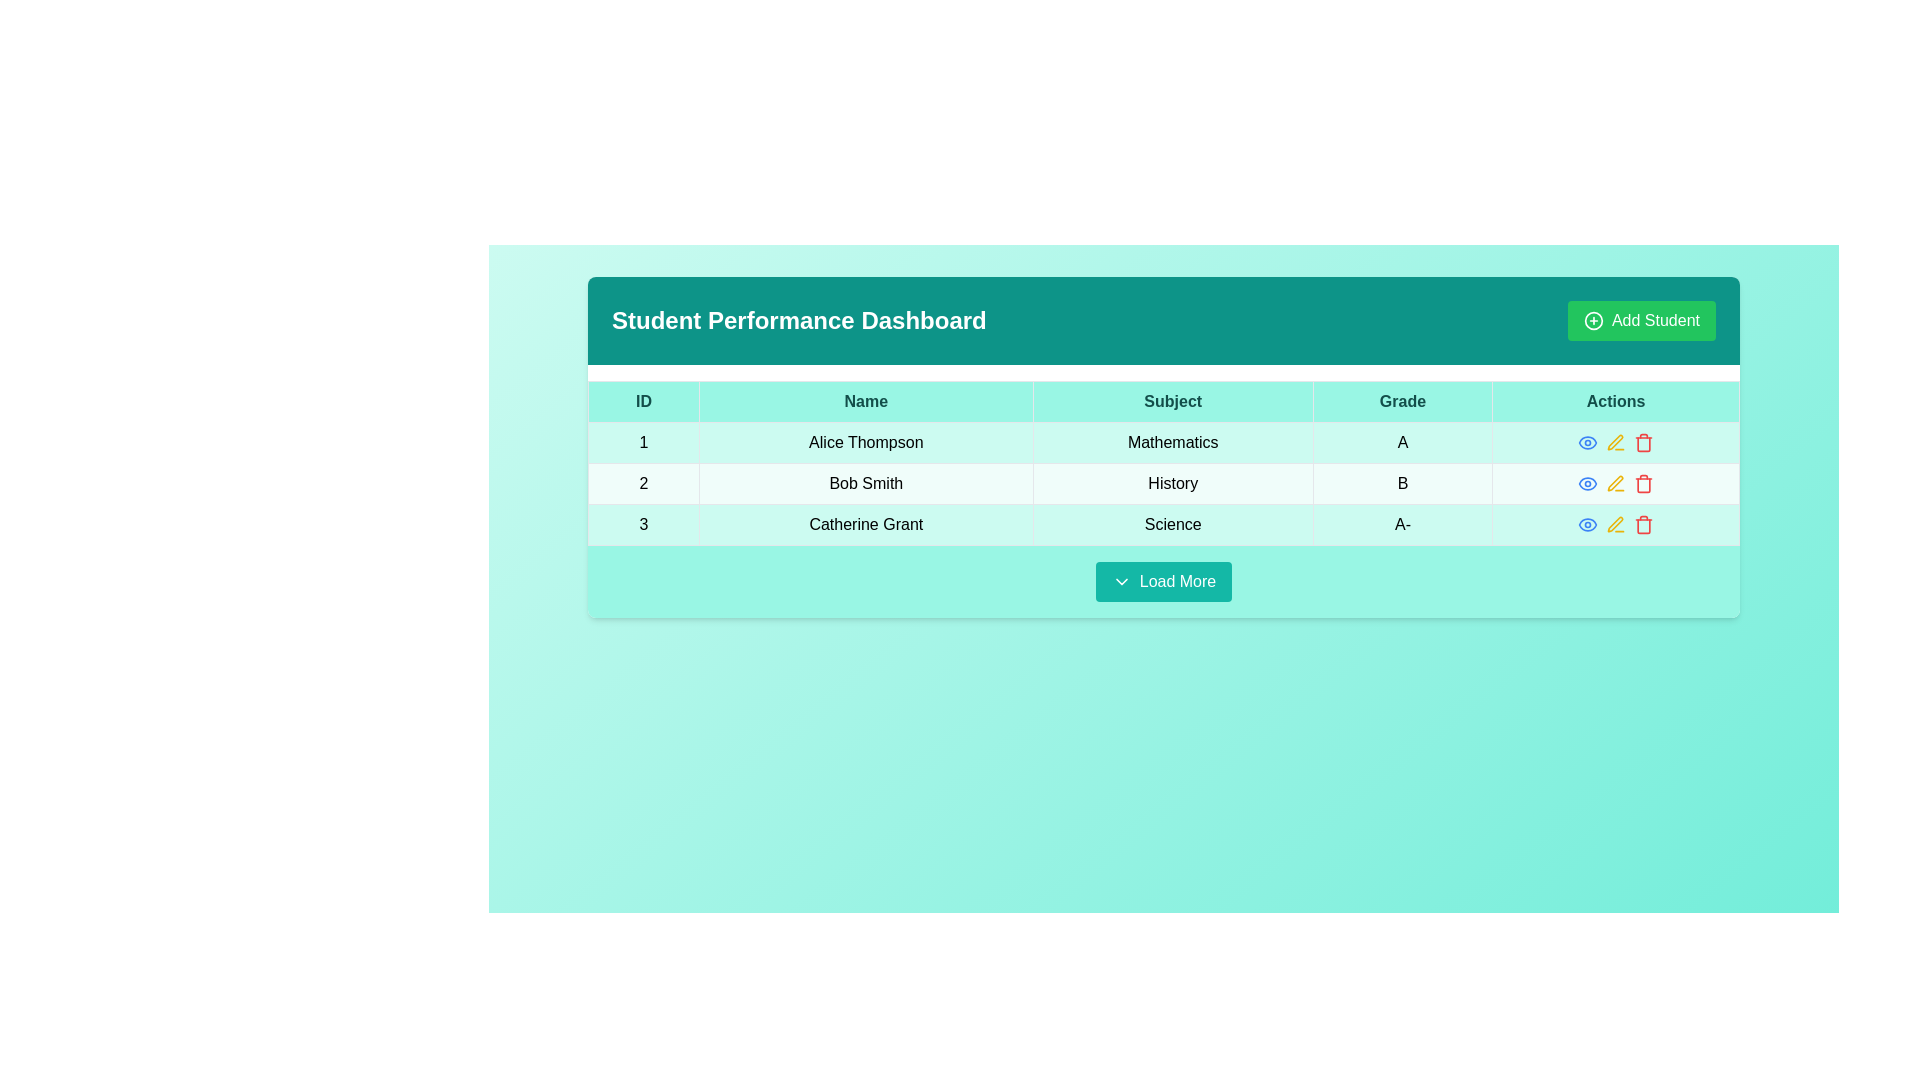  I want to click on the yellow edit icon in the 'Actions' column for 'Bob Smith', so click(1616, 442).